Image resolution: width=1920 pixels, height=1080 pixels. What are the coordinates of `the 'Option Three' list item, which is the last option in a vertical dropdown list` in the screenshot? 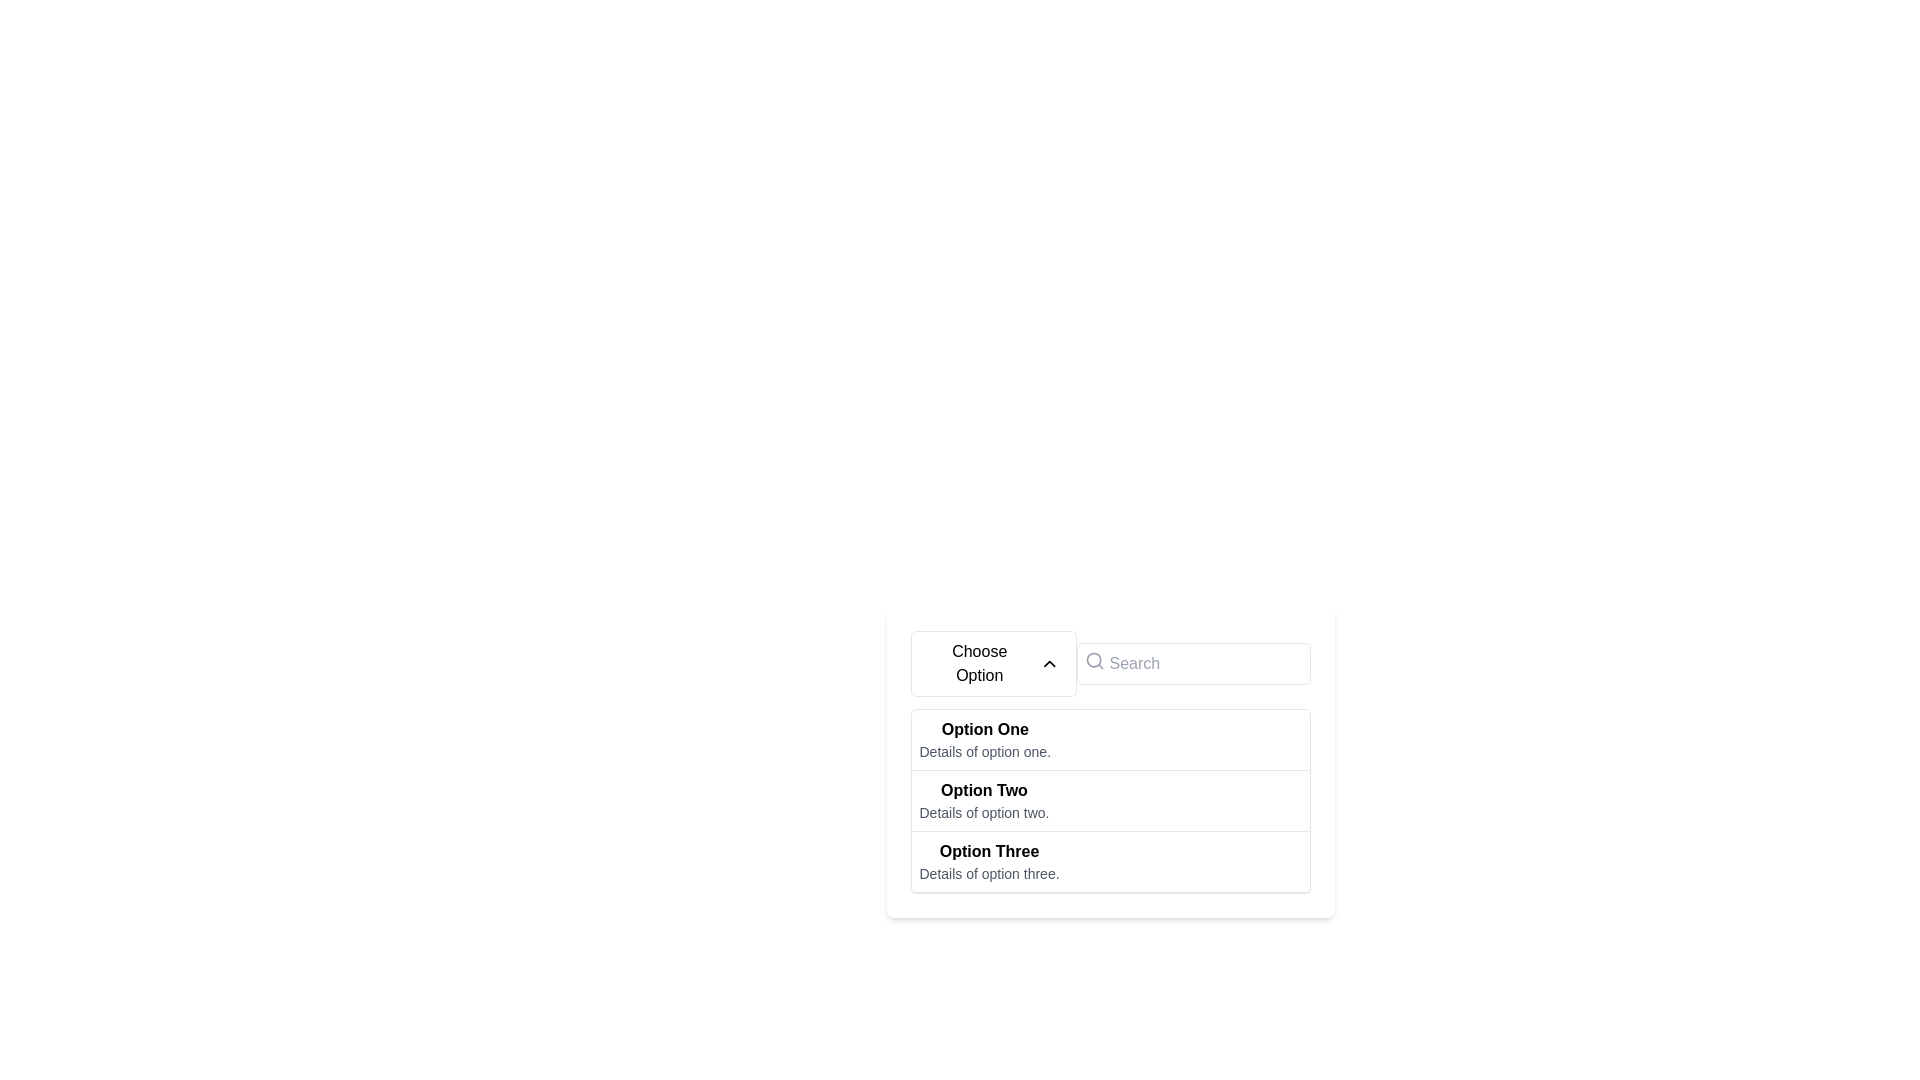 It's located at (989, 860).